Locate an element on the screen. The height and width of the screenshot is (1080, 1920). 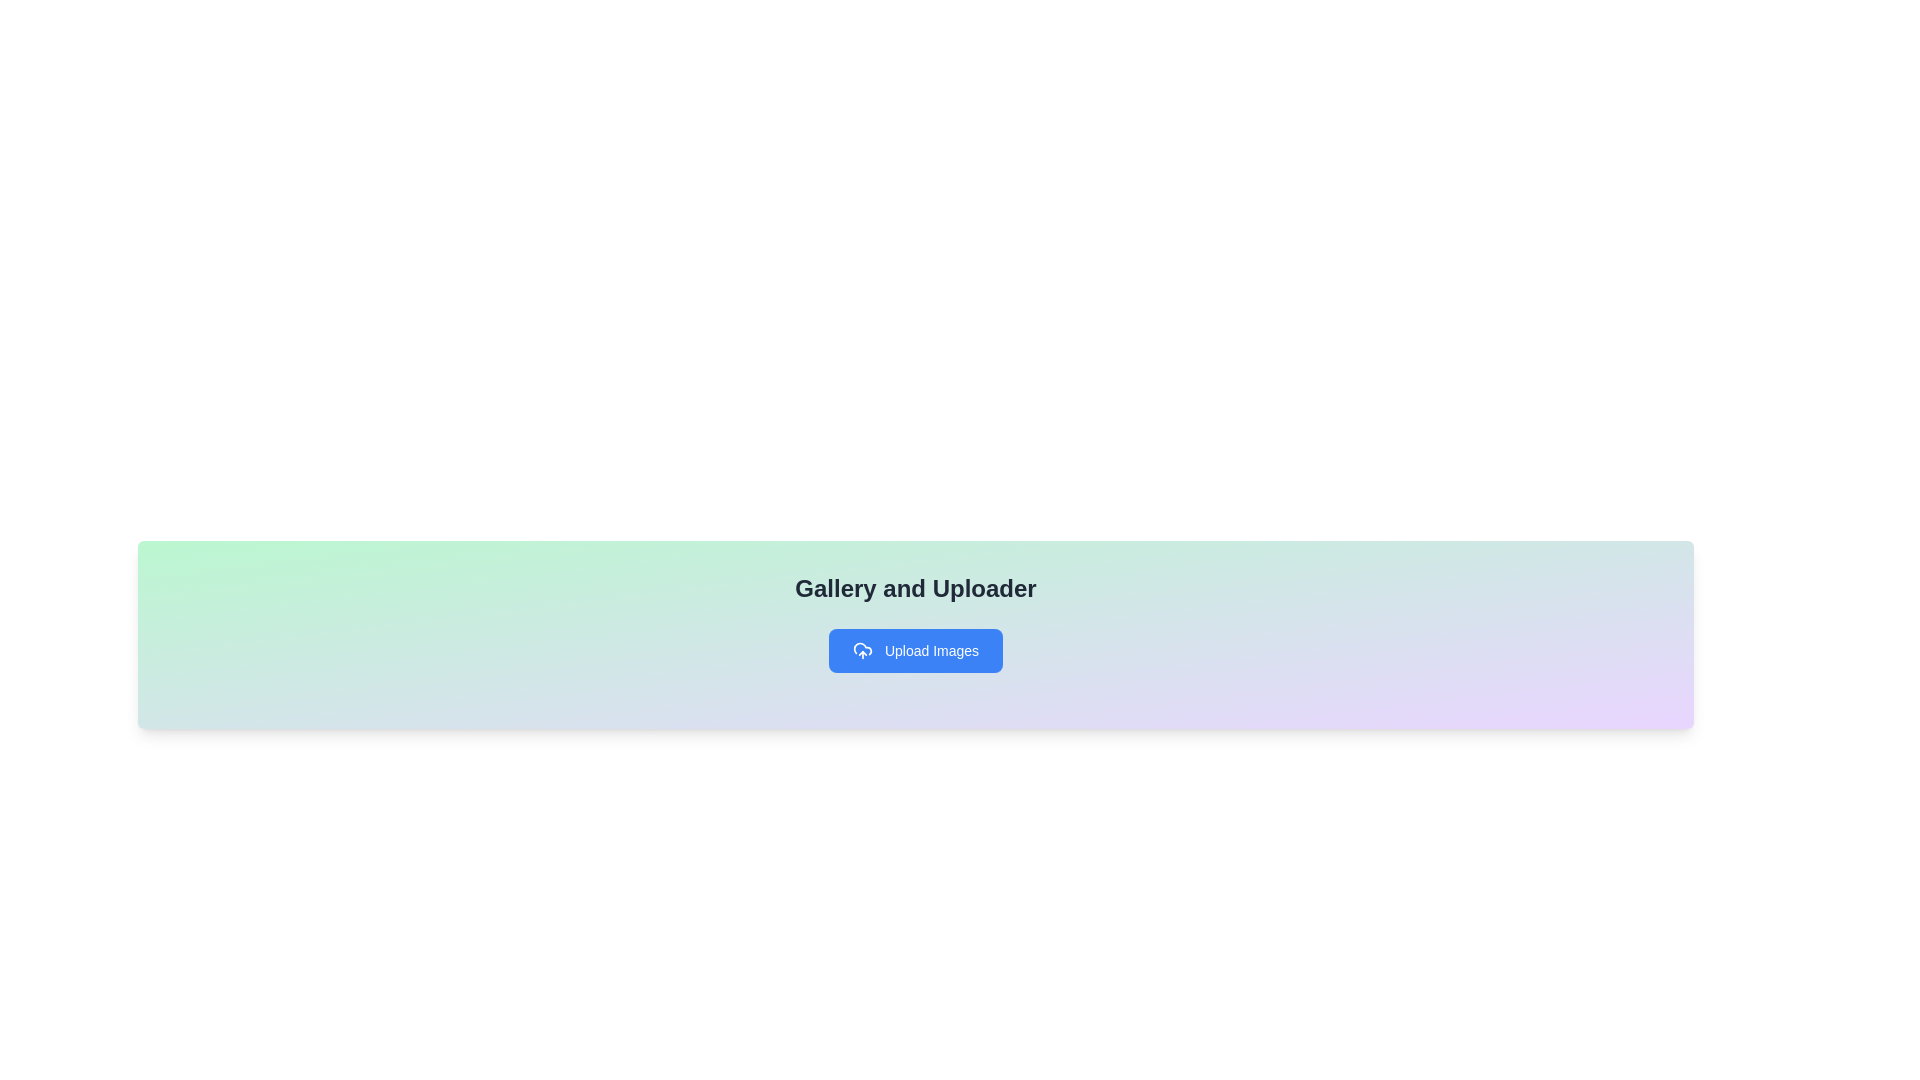
the image upload button located below the 'Gallery and Uploader' title to change its hover state is located at coordinates (915, 651).